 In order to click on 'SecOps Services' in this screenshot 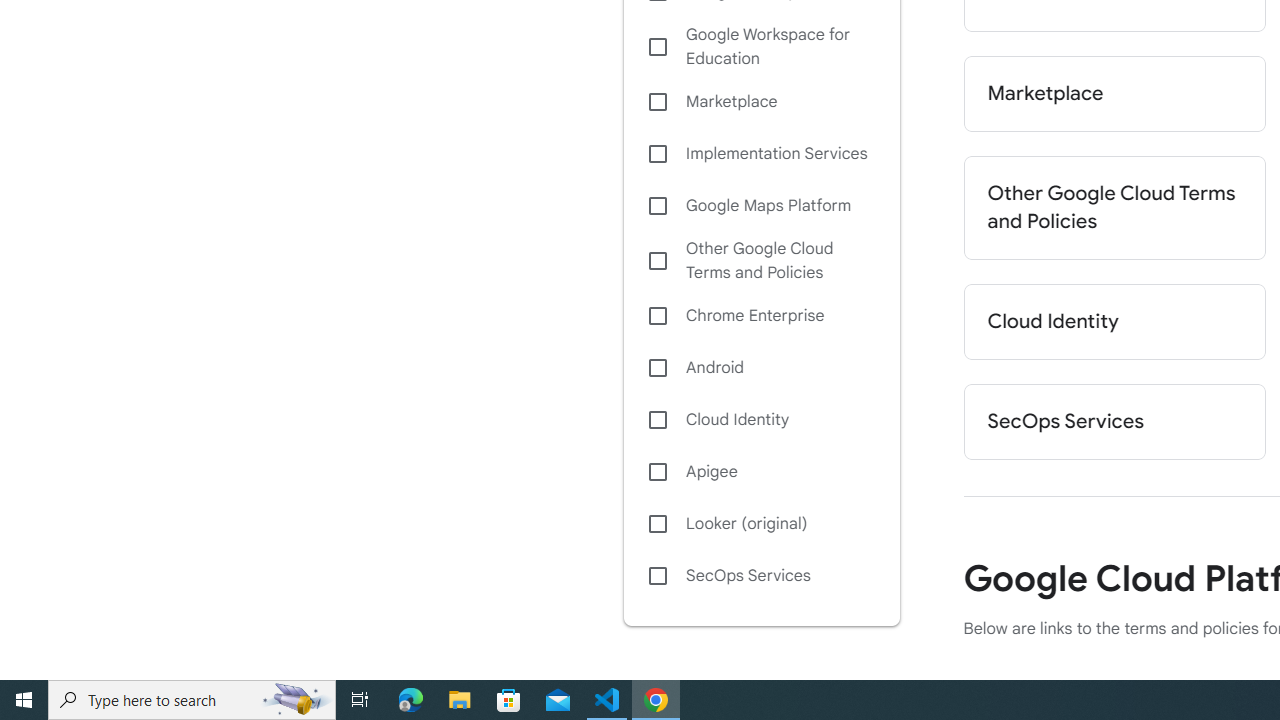, I will do `click(760, 576)`.